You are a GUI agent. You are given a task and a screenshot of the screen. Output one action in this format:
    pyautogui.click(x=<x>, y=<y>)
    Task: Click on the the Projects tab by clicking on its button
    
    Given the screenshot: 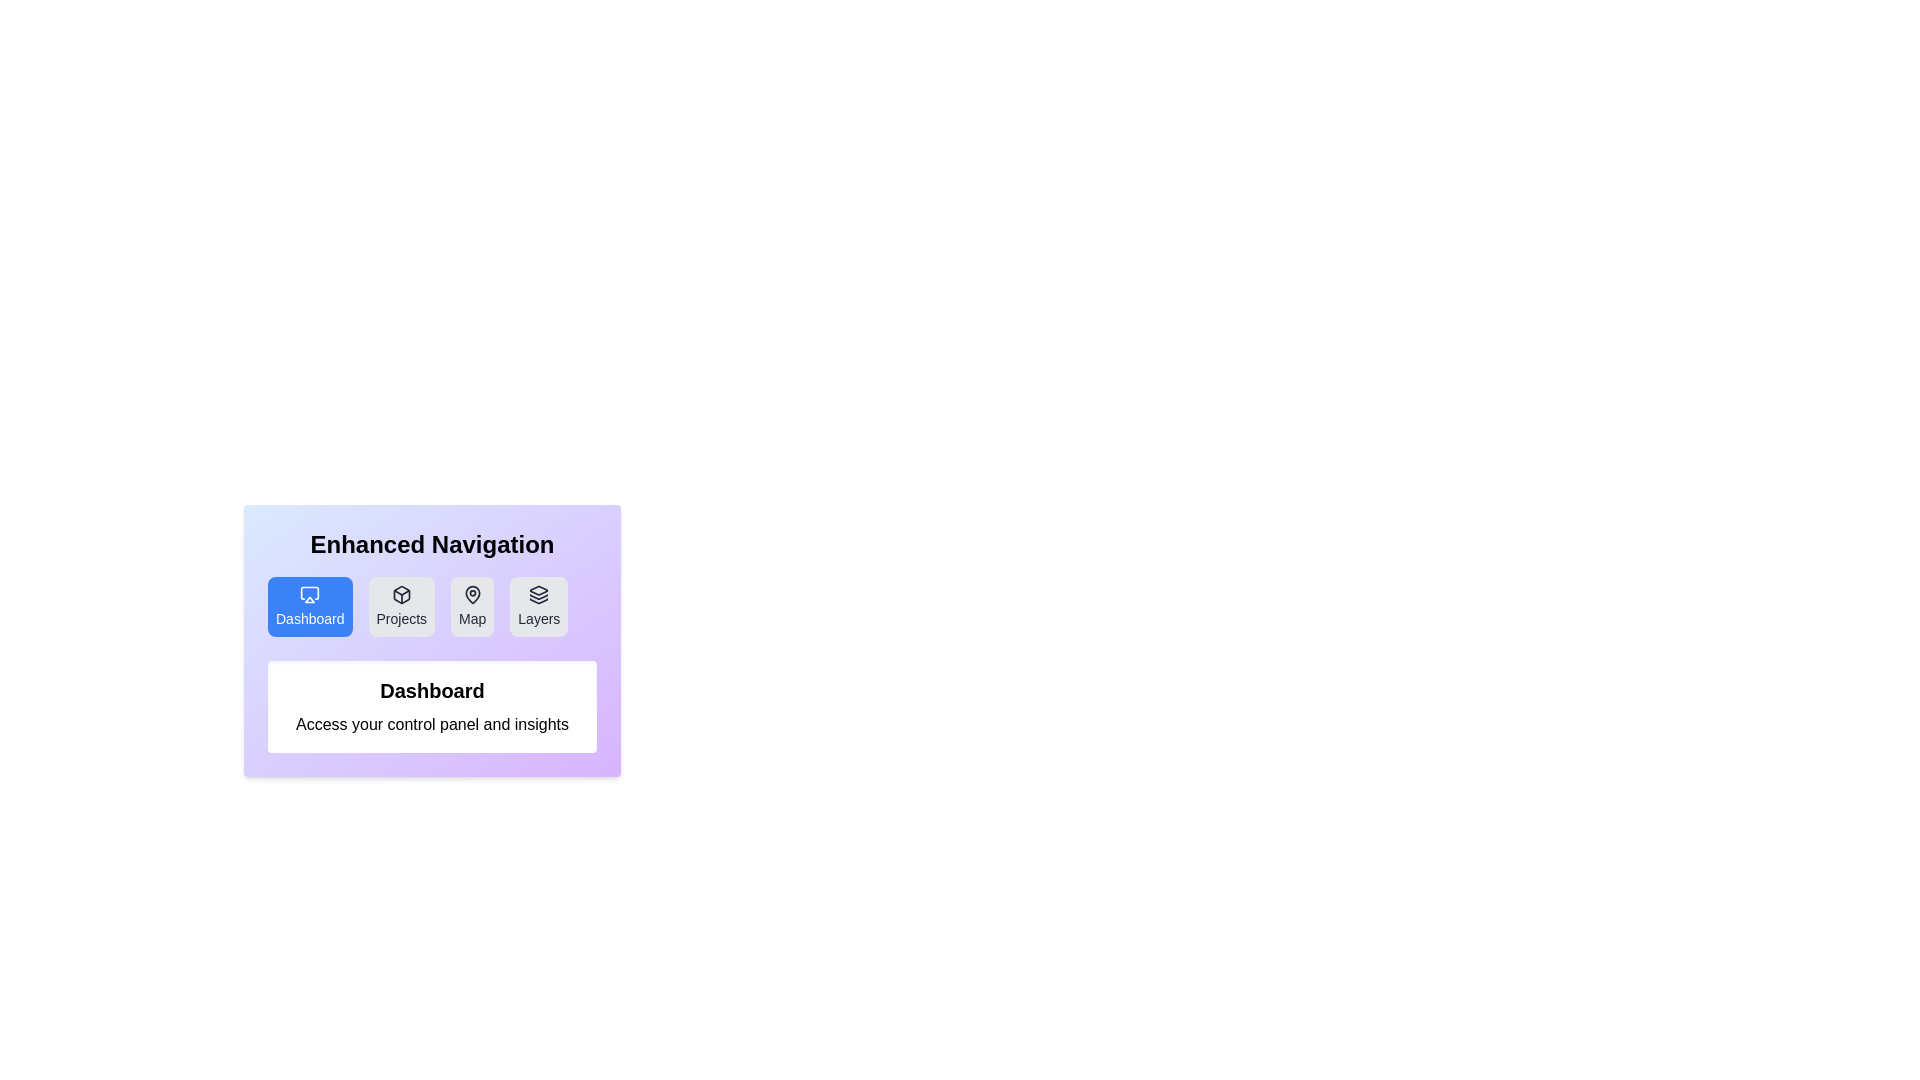 What is the action you would take?
    pyautogui.click(x=400, y=605)
    